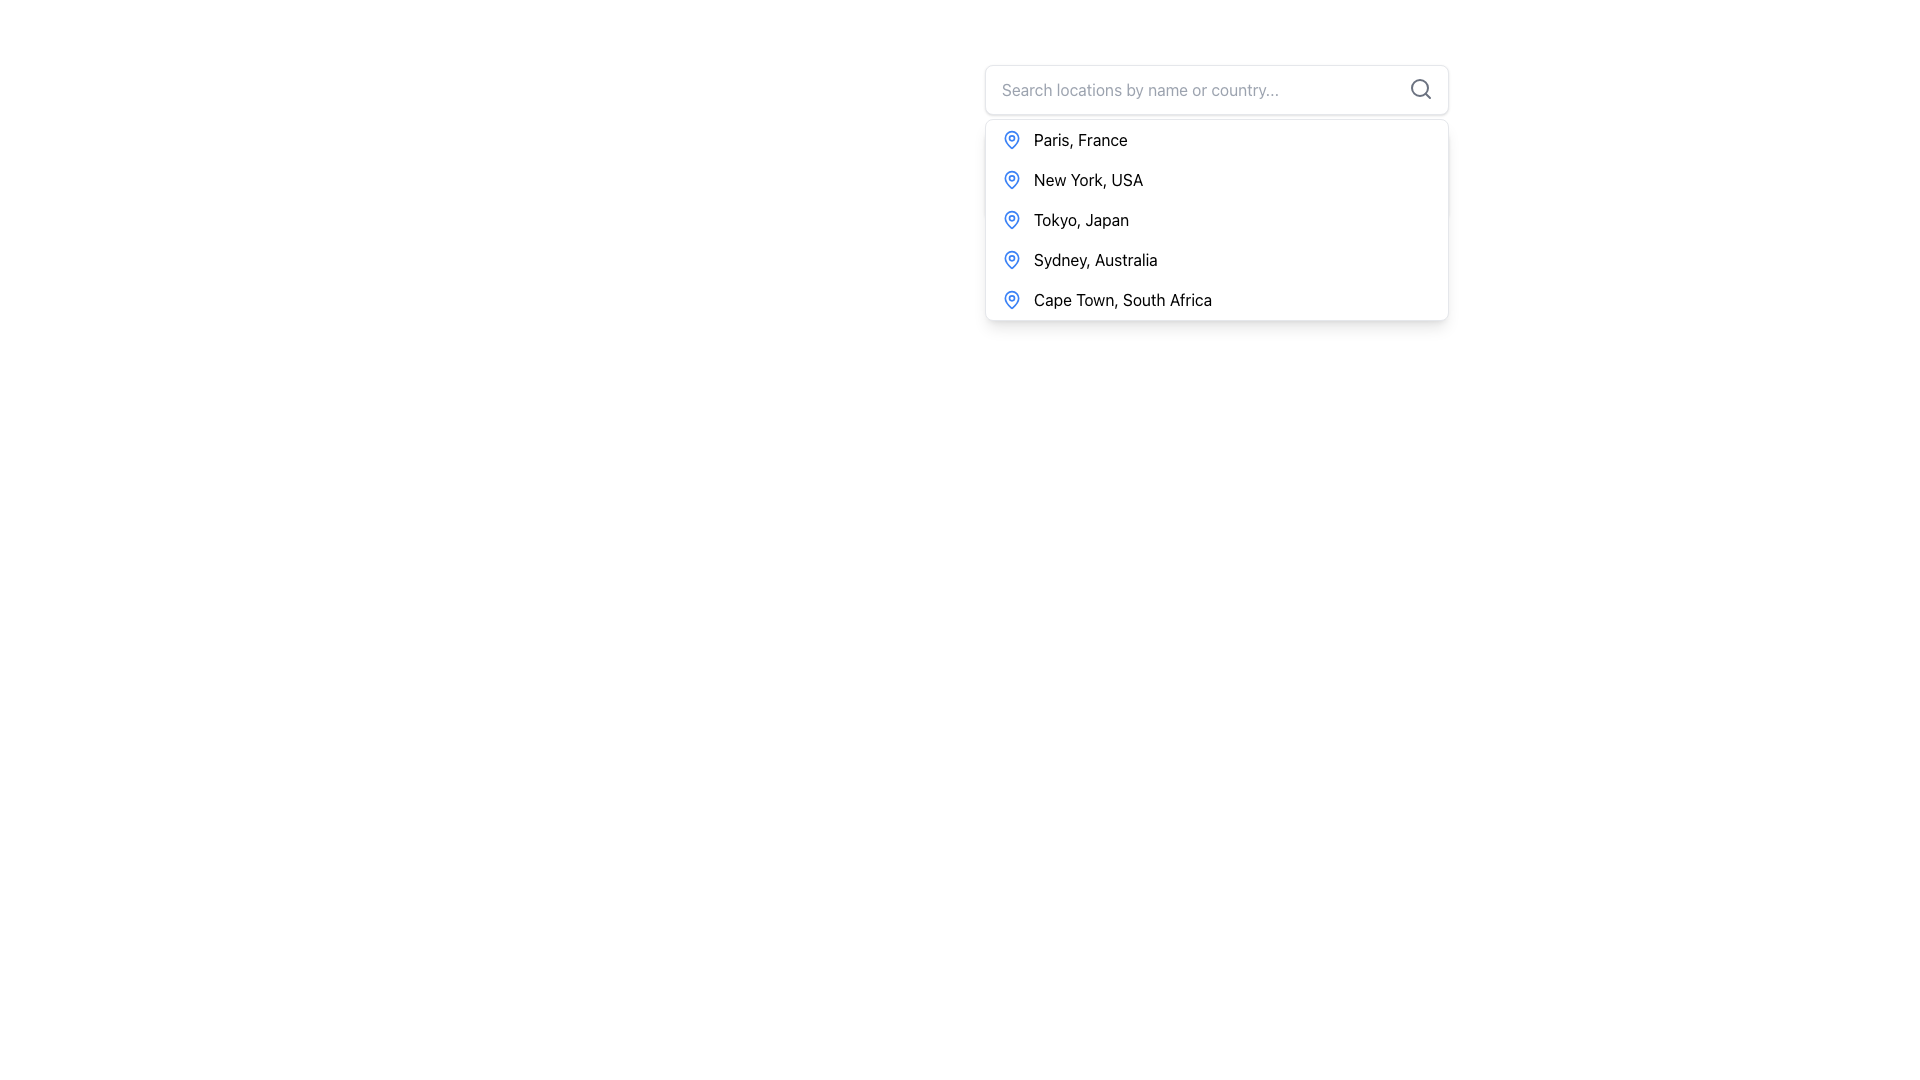 The image size is (1920, 1080). What do you see at coordinates (1080, 219) in the screenshot?
I see `the text element 'Tokyo, Japan' within the interactive dropdown menu` at bounding box center [1080, 219].